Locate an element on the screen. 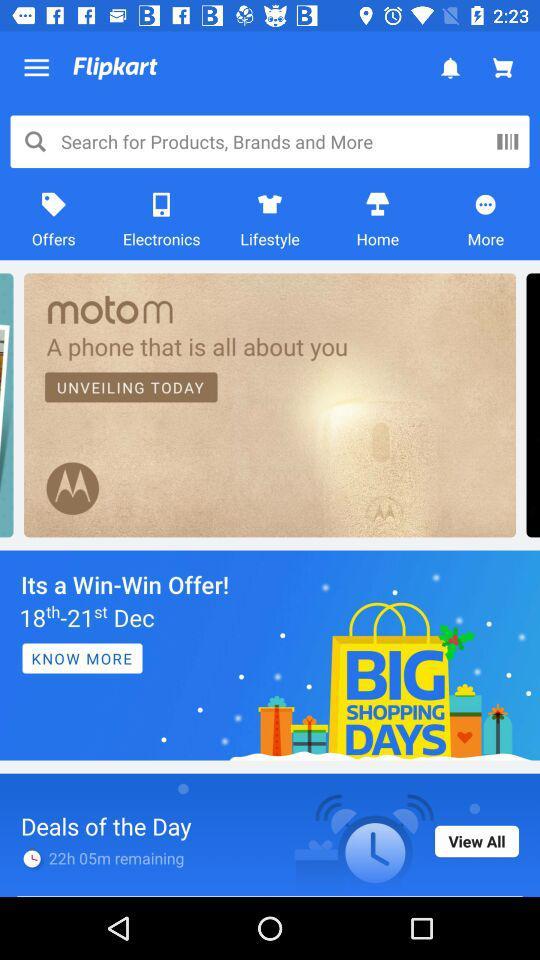 This screenshot has height=960, width=540. search product is located at coordinates (507, 140).